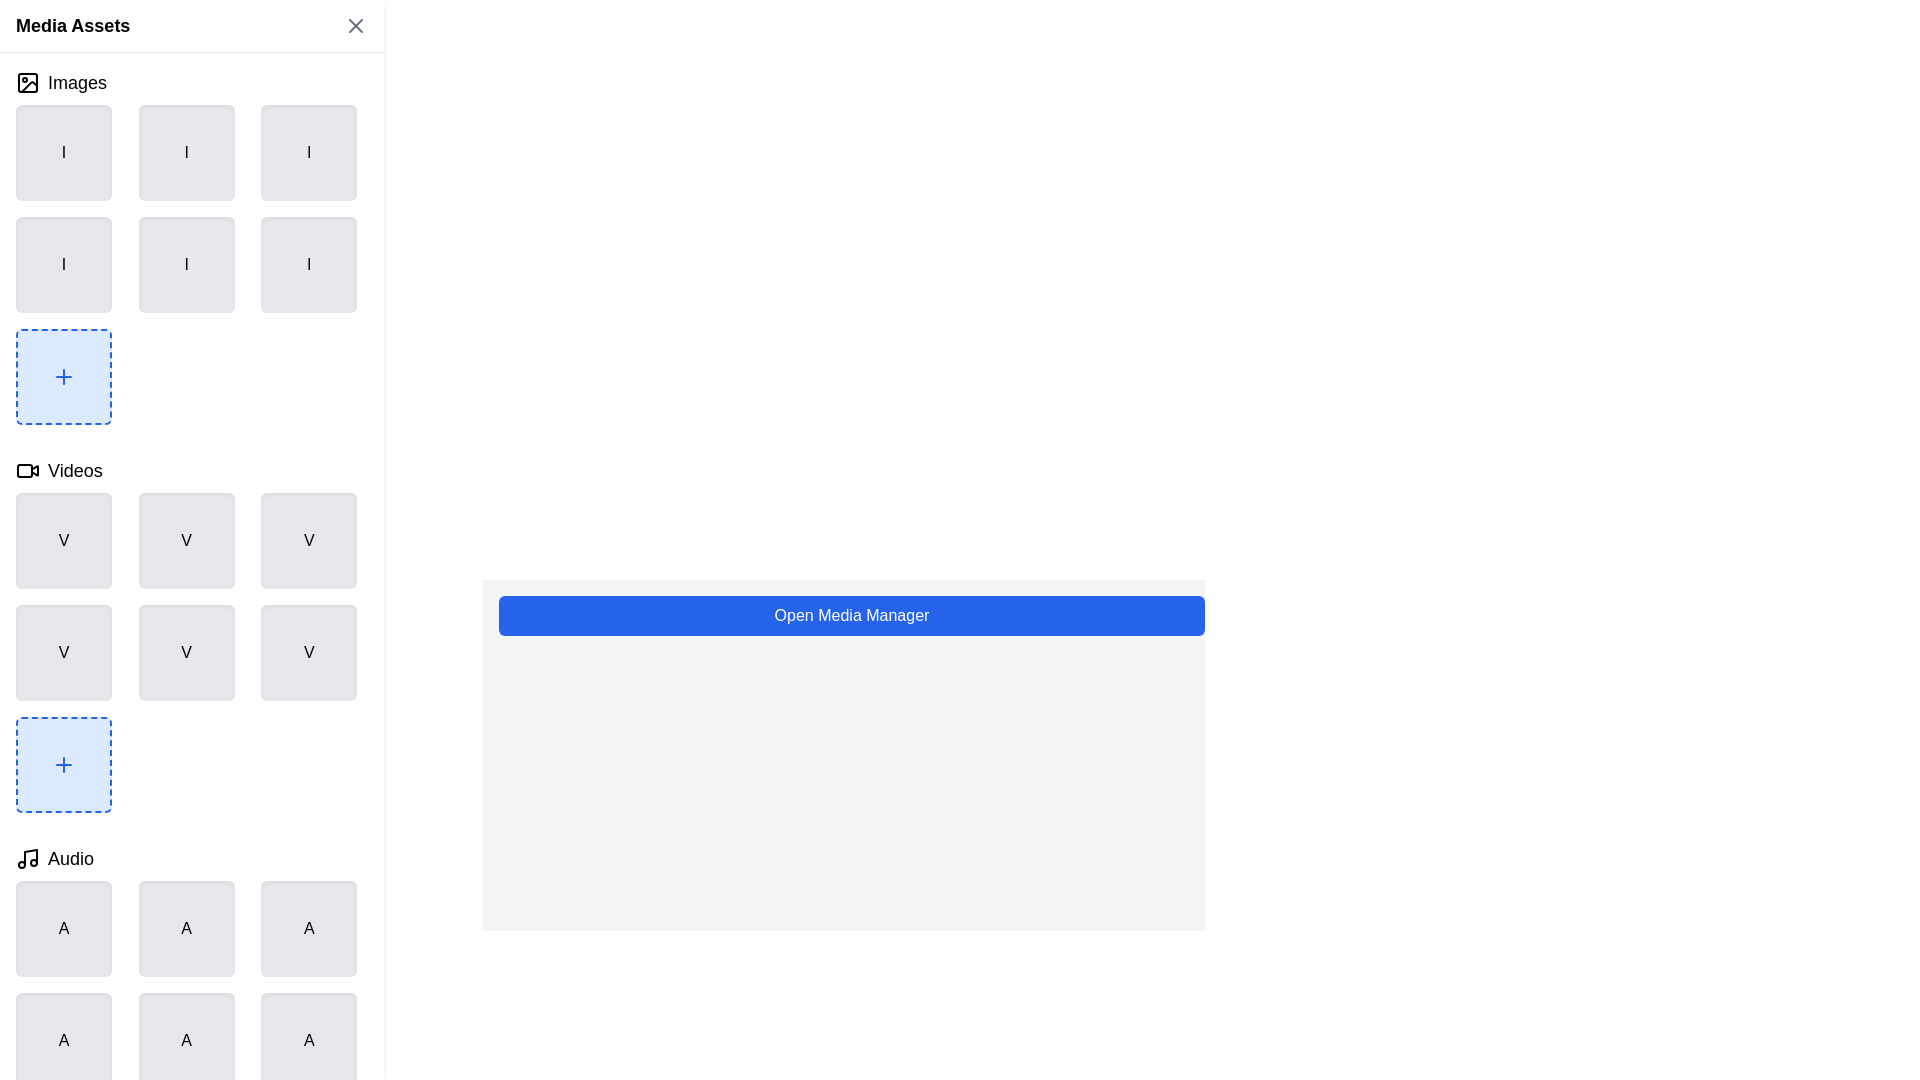 The image size is (1920, 1080). Describe the element at coordinates (63, 764) in the screenshot. I see `the interactive button for adding or uploading videos located in the bottom-left corner of the grid under the 'Videos' section` at that location.